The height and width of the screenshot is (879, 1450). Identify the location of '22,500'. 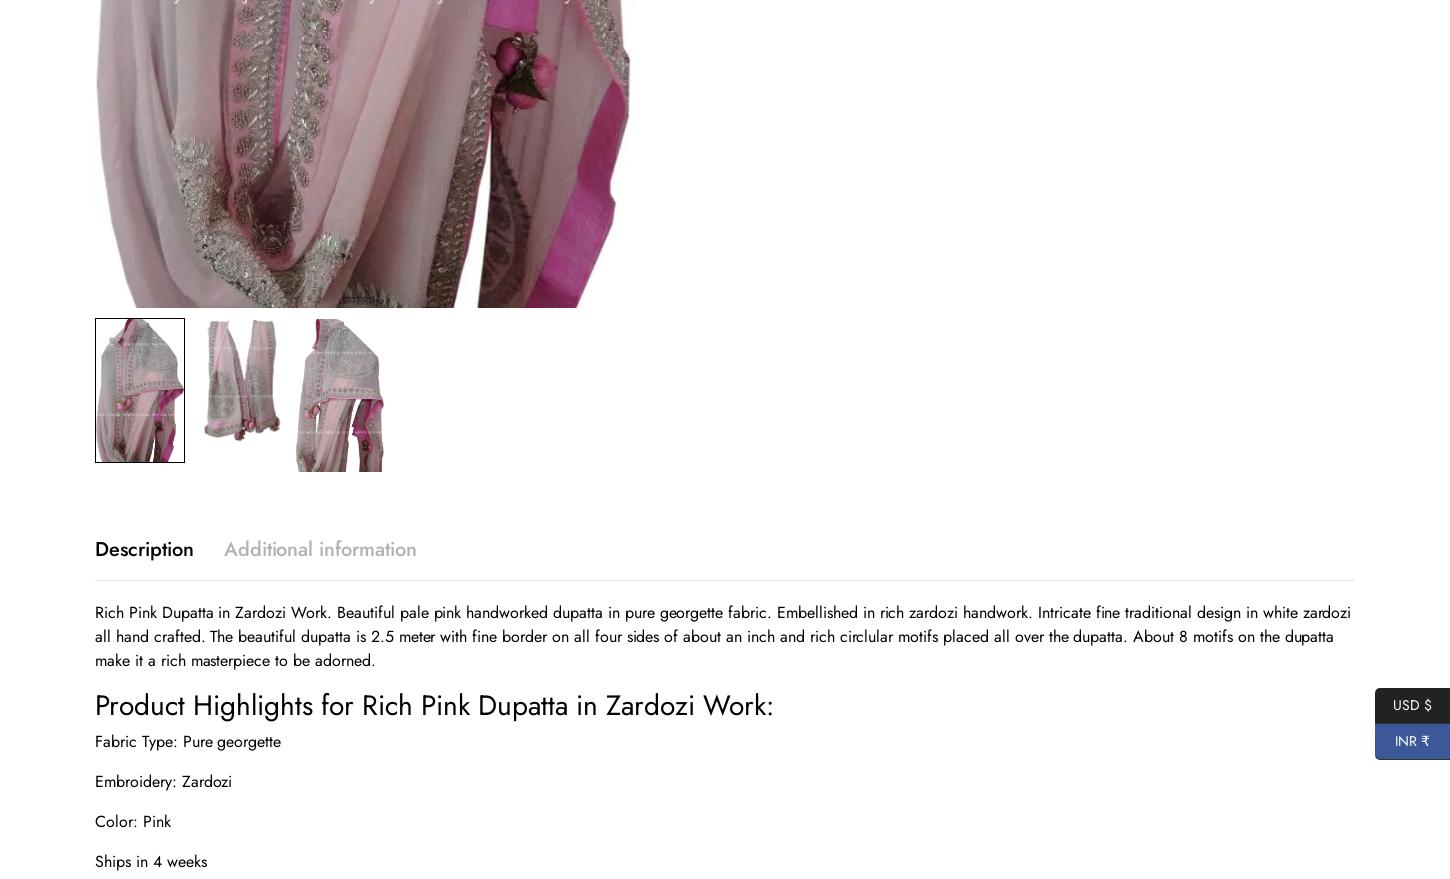
(142, 41).